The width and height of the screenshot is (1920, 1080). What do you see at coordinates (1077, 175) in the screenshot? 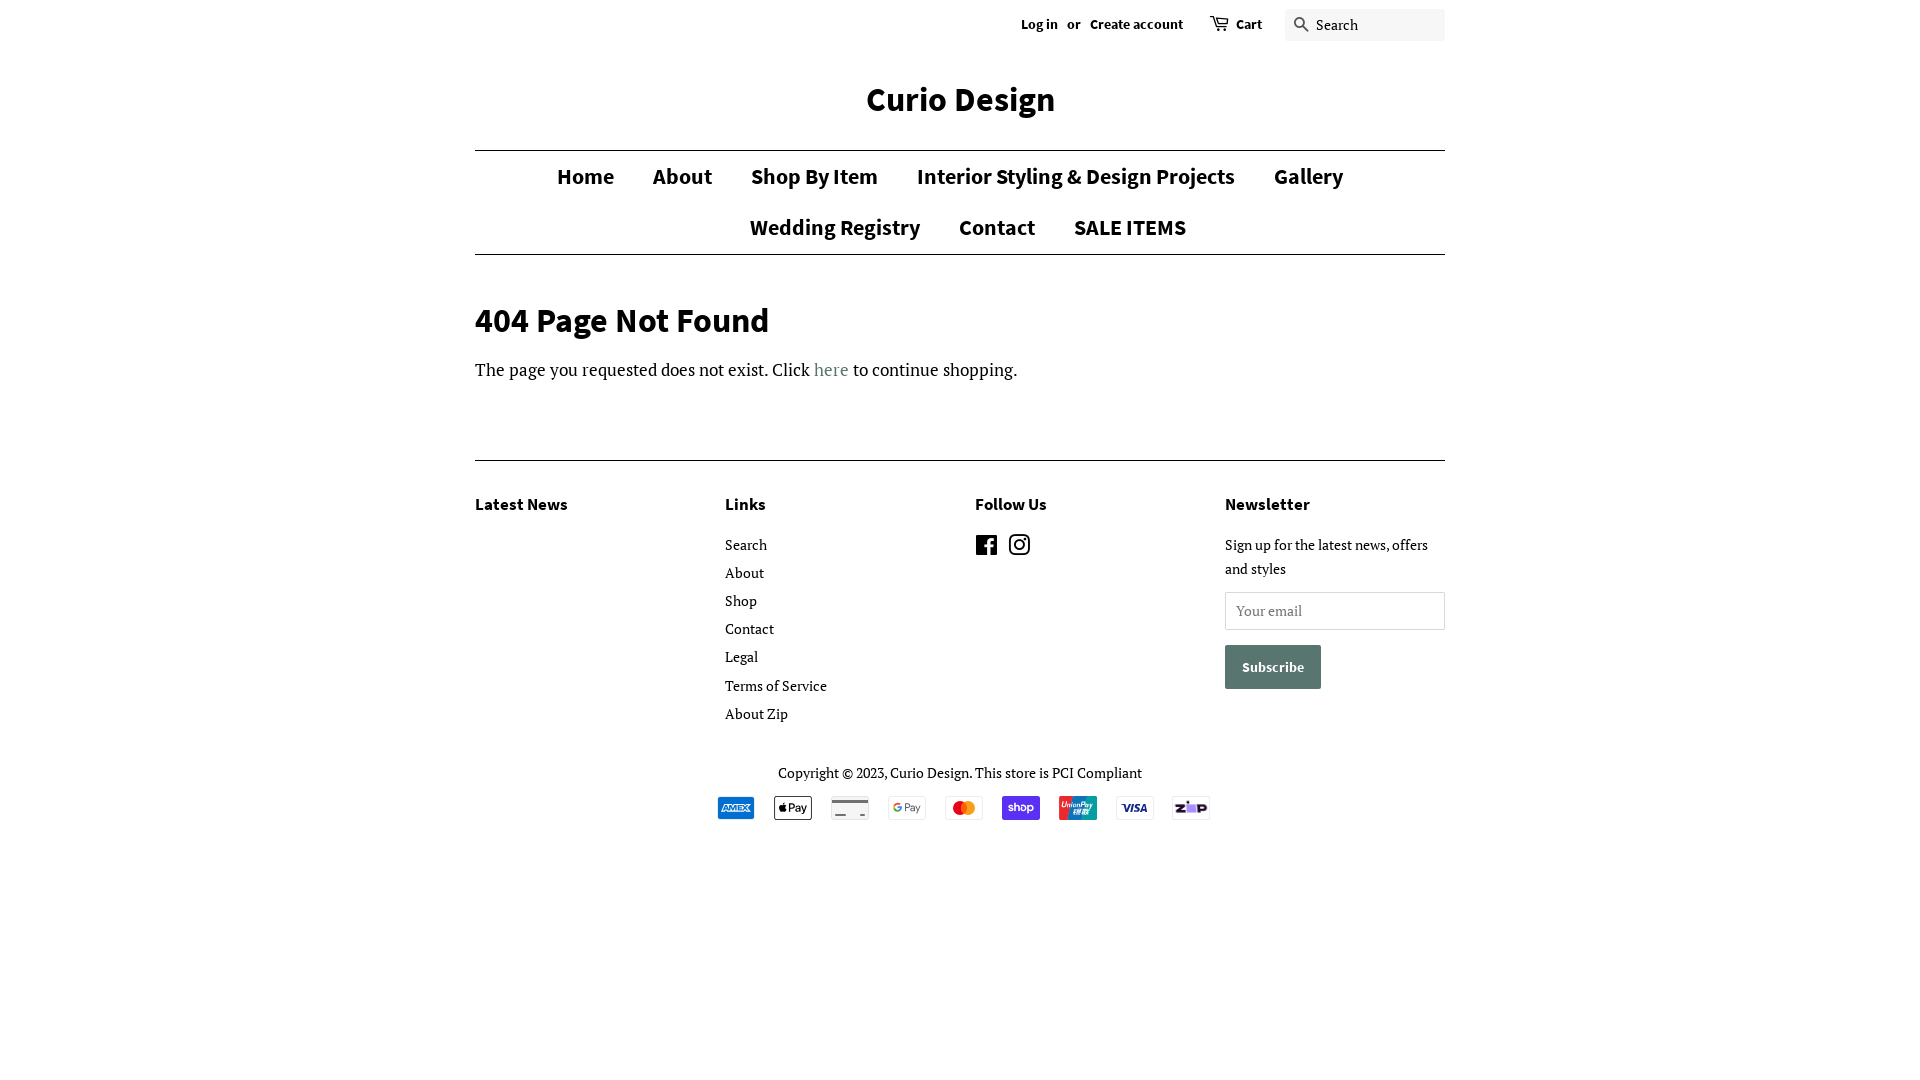
I see `'Interior Styling & Design Projects'` at bounding box center [1077, 175].